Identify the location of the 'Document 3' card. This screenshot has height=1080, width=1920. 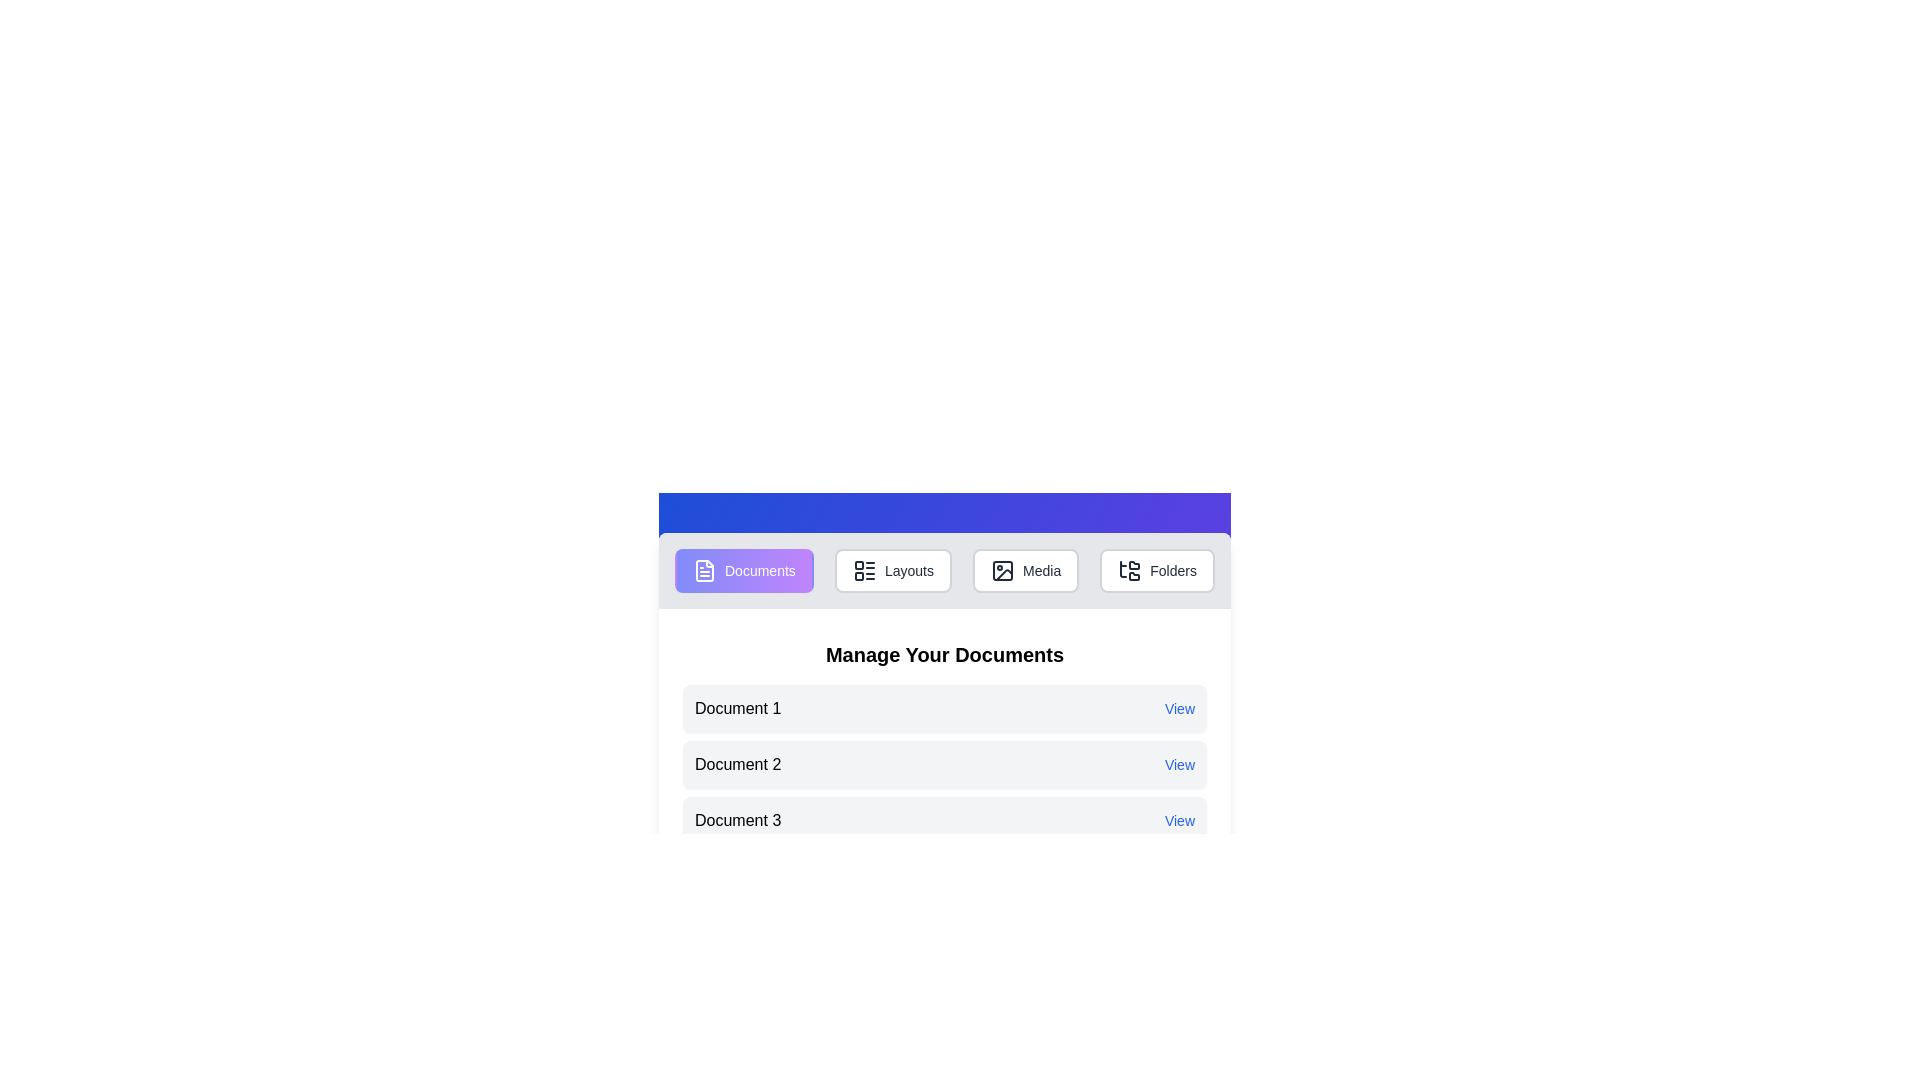
(944, 821).